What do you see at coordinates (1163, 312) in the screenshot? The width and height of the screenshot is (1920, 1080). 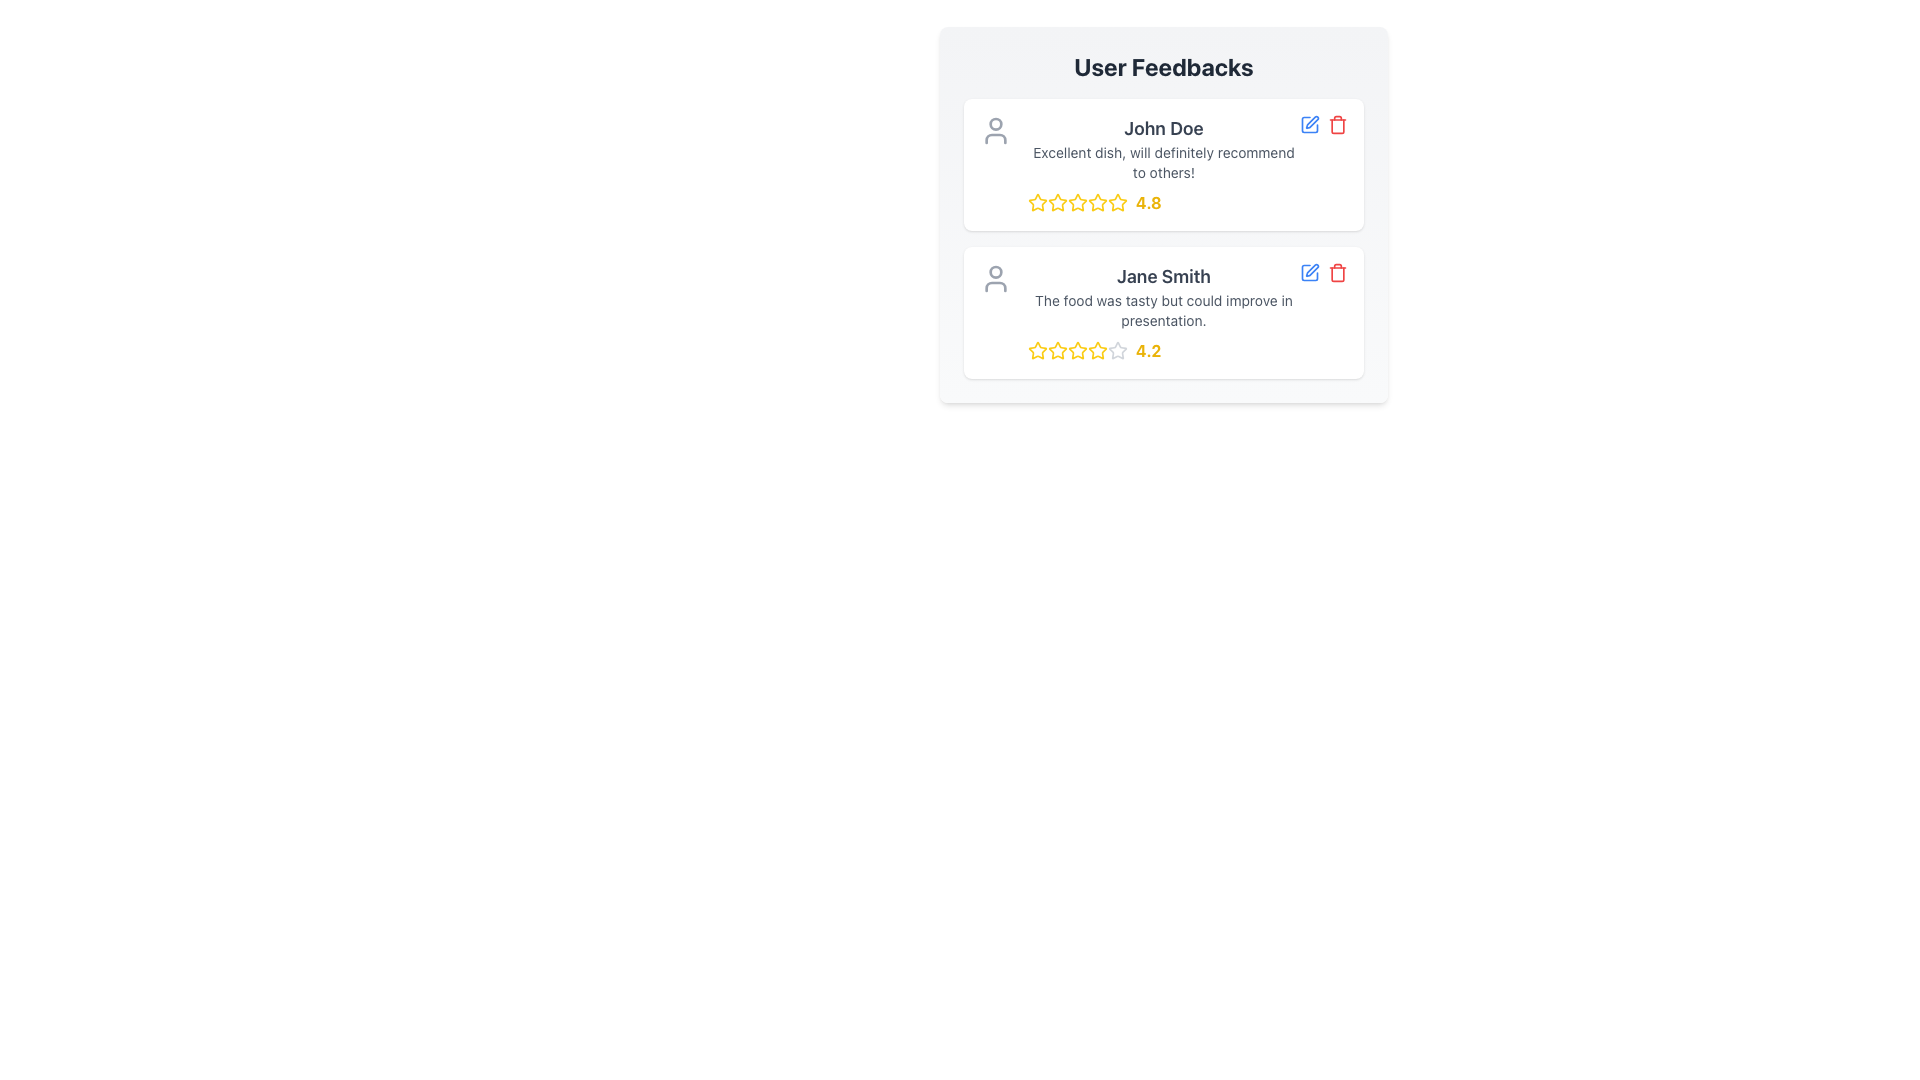 I see `the rating stars in the review by Jane Smith, which is displayed within a white rounded card in the User Feedbacks interface` at bounding box center [1163, 312].